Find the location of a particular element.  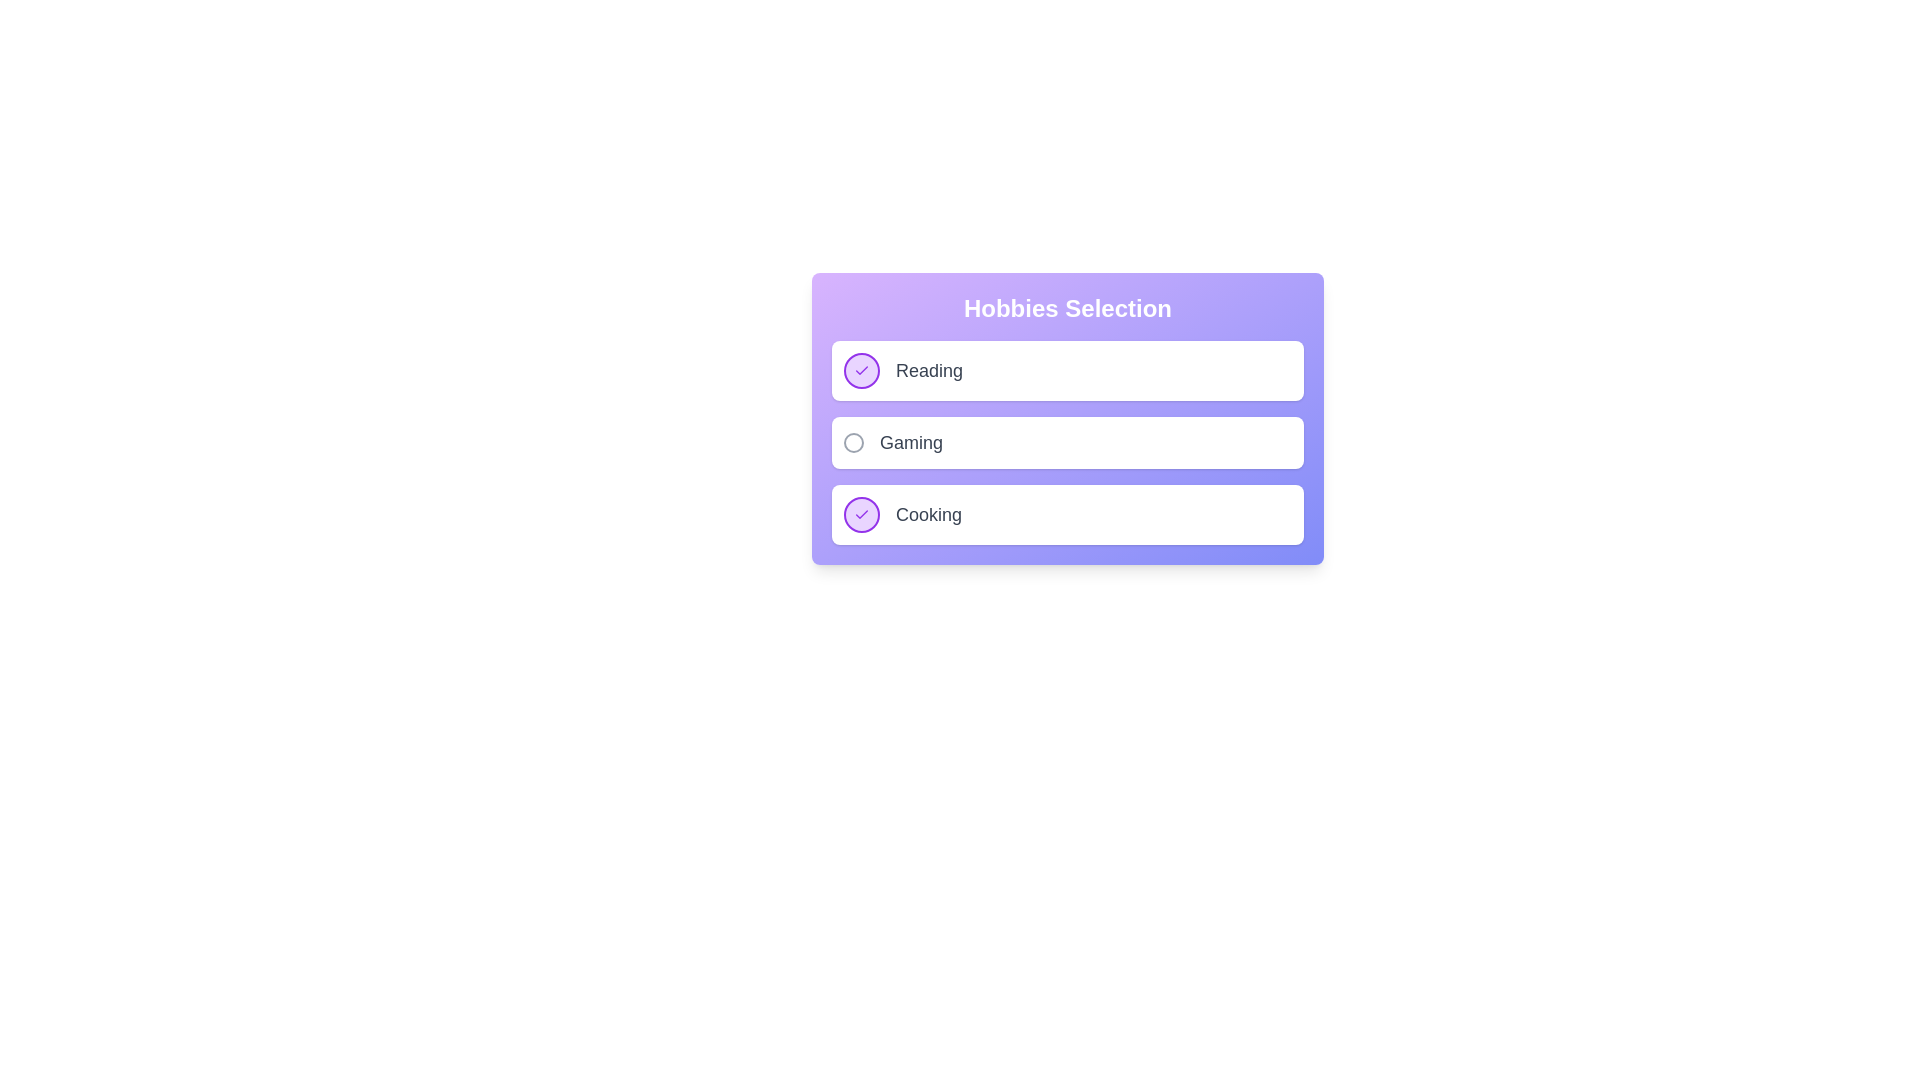

the activity Reading by clicking its respective button is located at coordinates (862, 370).